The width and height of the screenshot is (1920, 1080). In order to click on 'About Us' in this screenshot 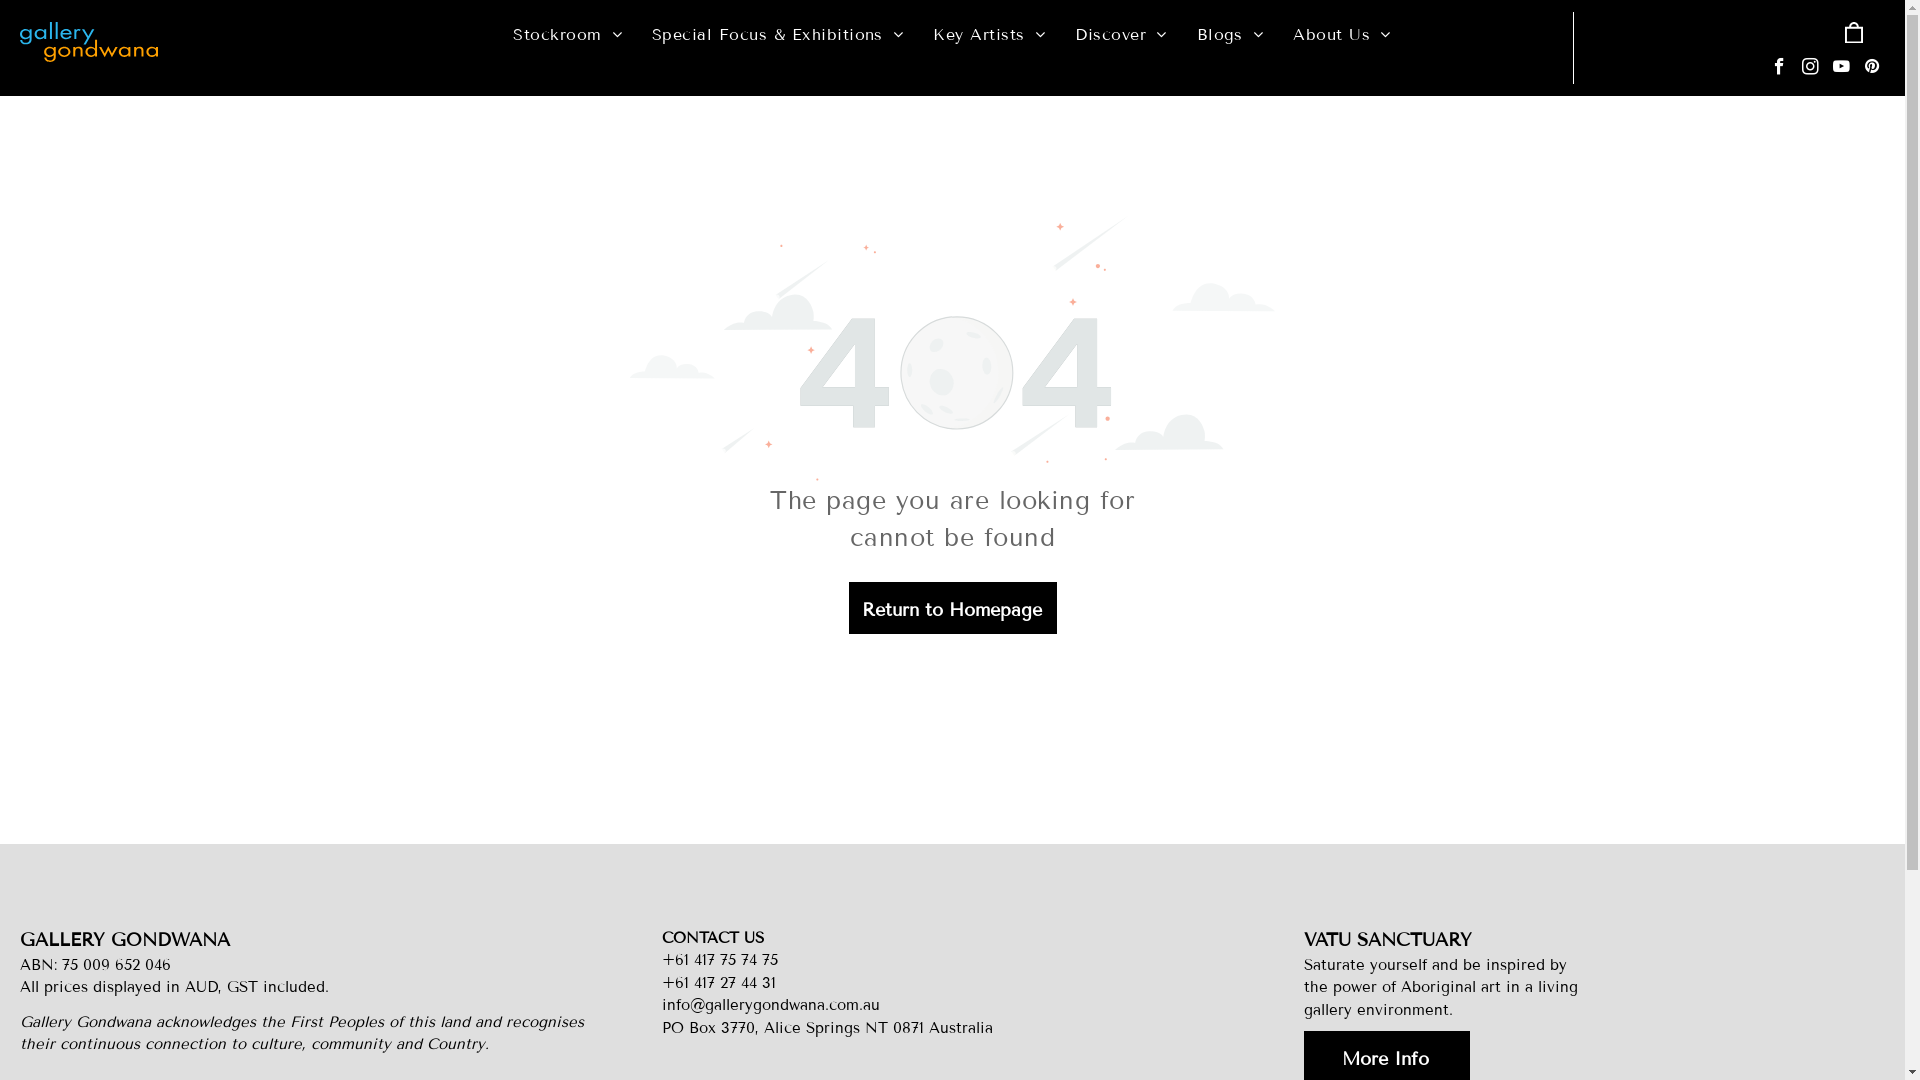, I will do `click(1276, 34)`.